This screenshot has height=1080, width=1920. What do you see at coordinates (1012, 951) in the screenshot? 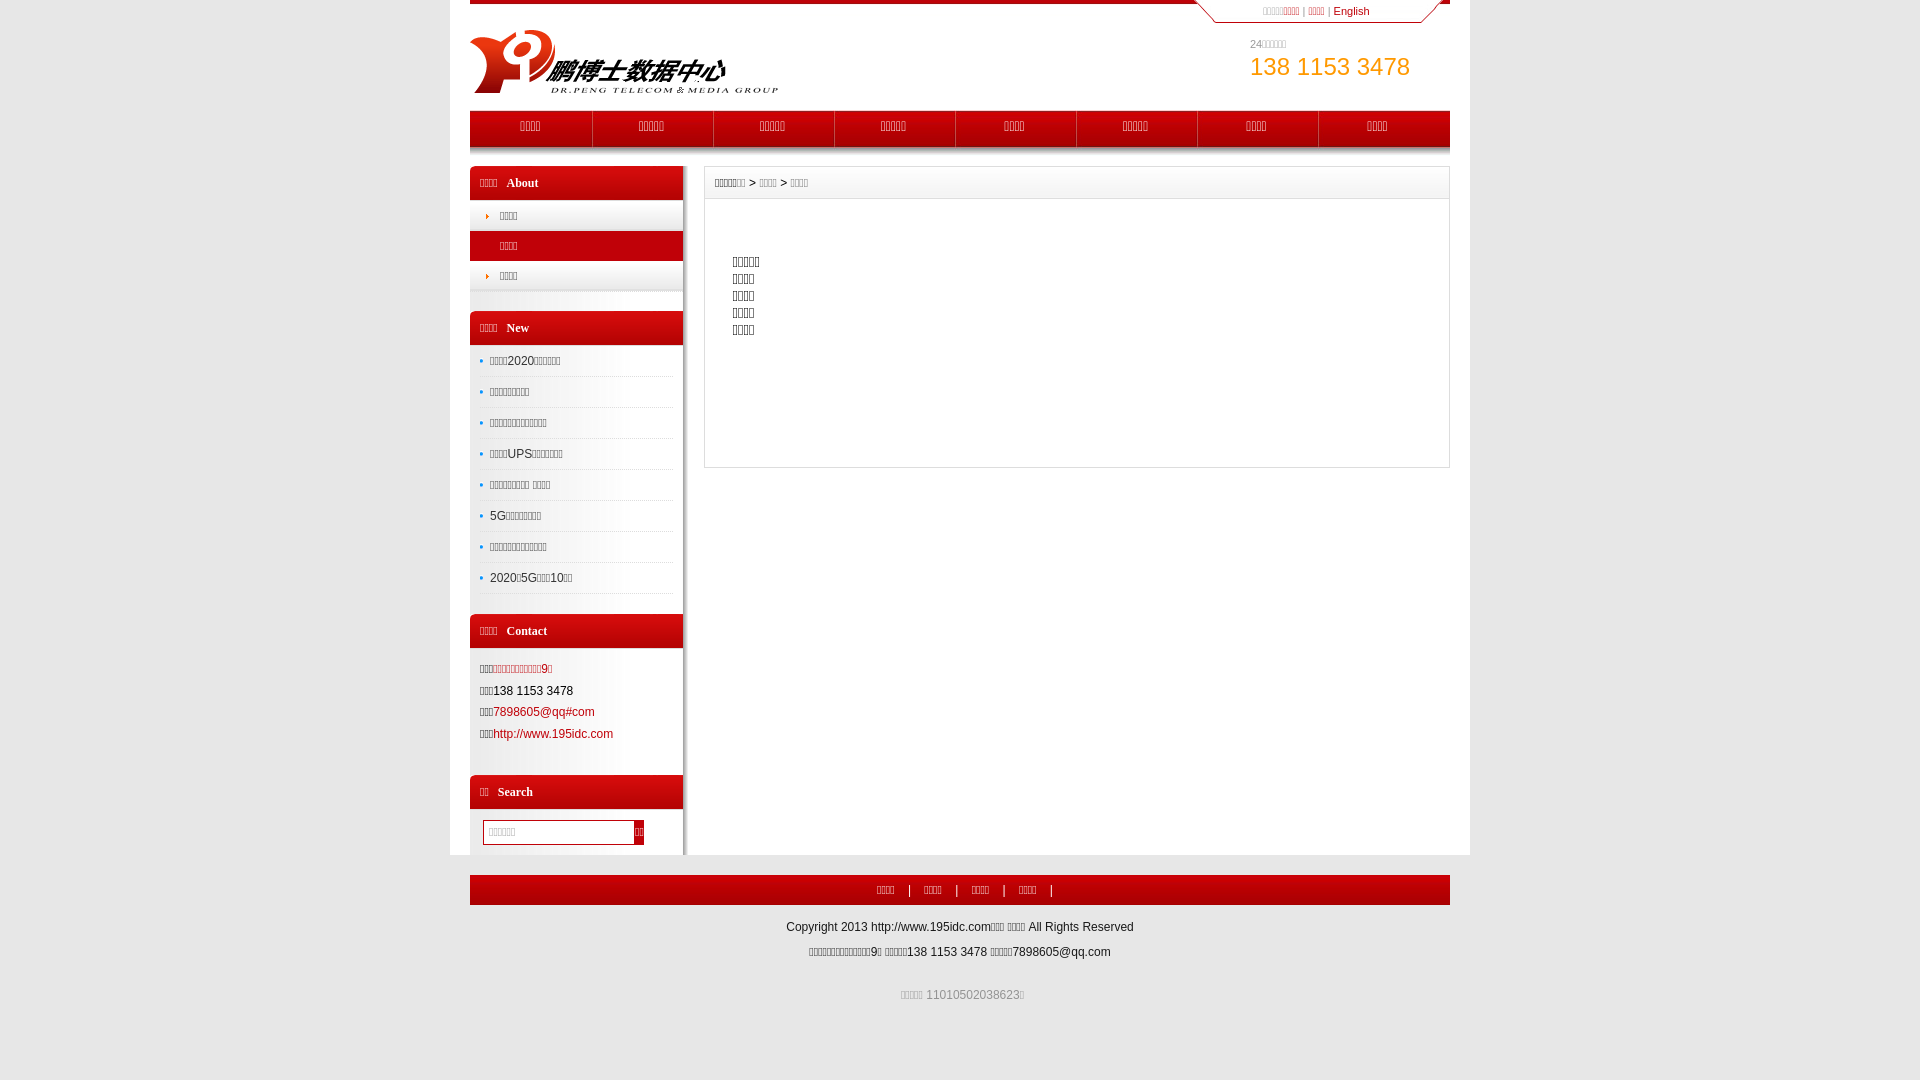
I see `'7898605@qq.com'` at bounding box center [1012, 951].